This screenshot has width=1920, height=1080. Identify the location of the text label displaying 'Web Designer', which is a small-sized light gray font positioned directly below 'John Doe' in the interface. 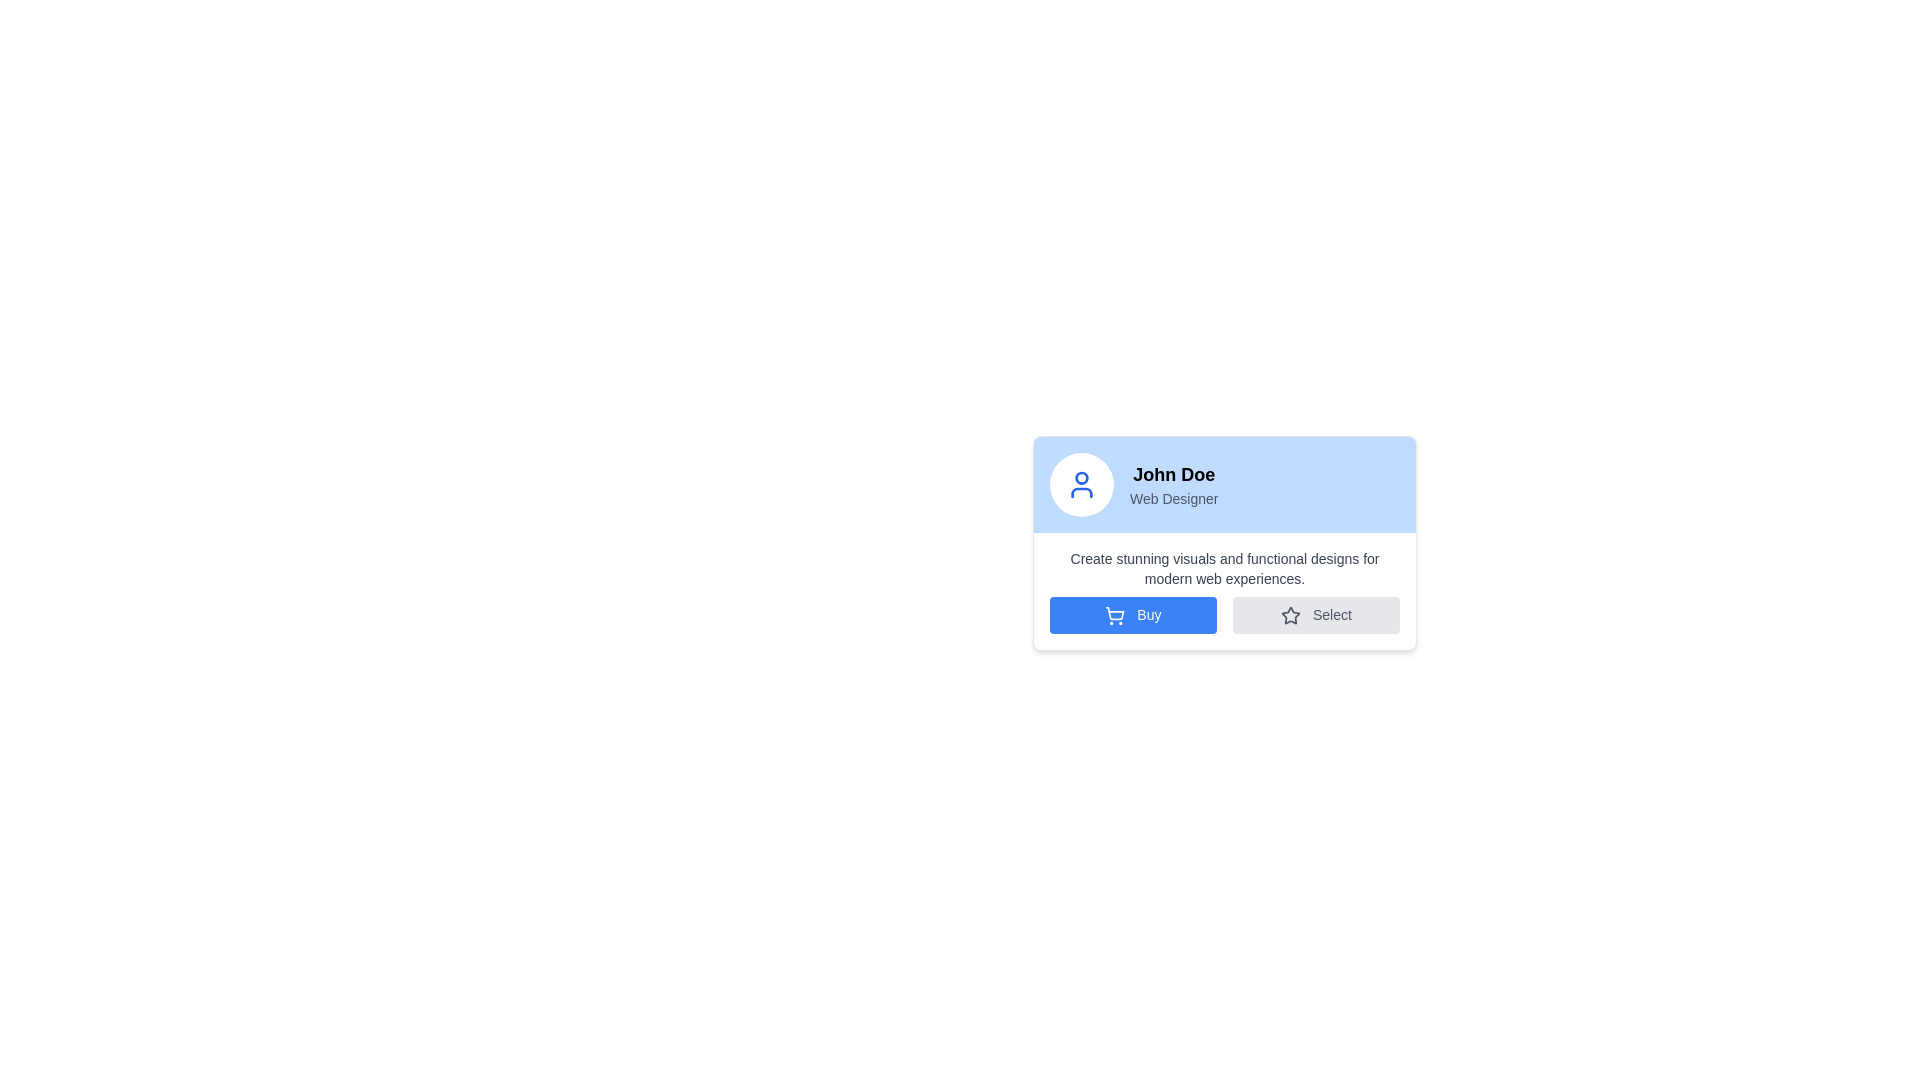
(1174, 497).